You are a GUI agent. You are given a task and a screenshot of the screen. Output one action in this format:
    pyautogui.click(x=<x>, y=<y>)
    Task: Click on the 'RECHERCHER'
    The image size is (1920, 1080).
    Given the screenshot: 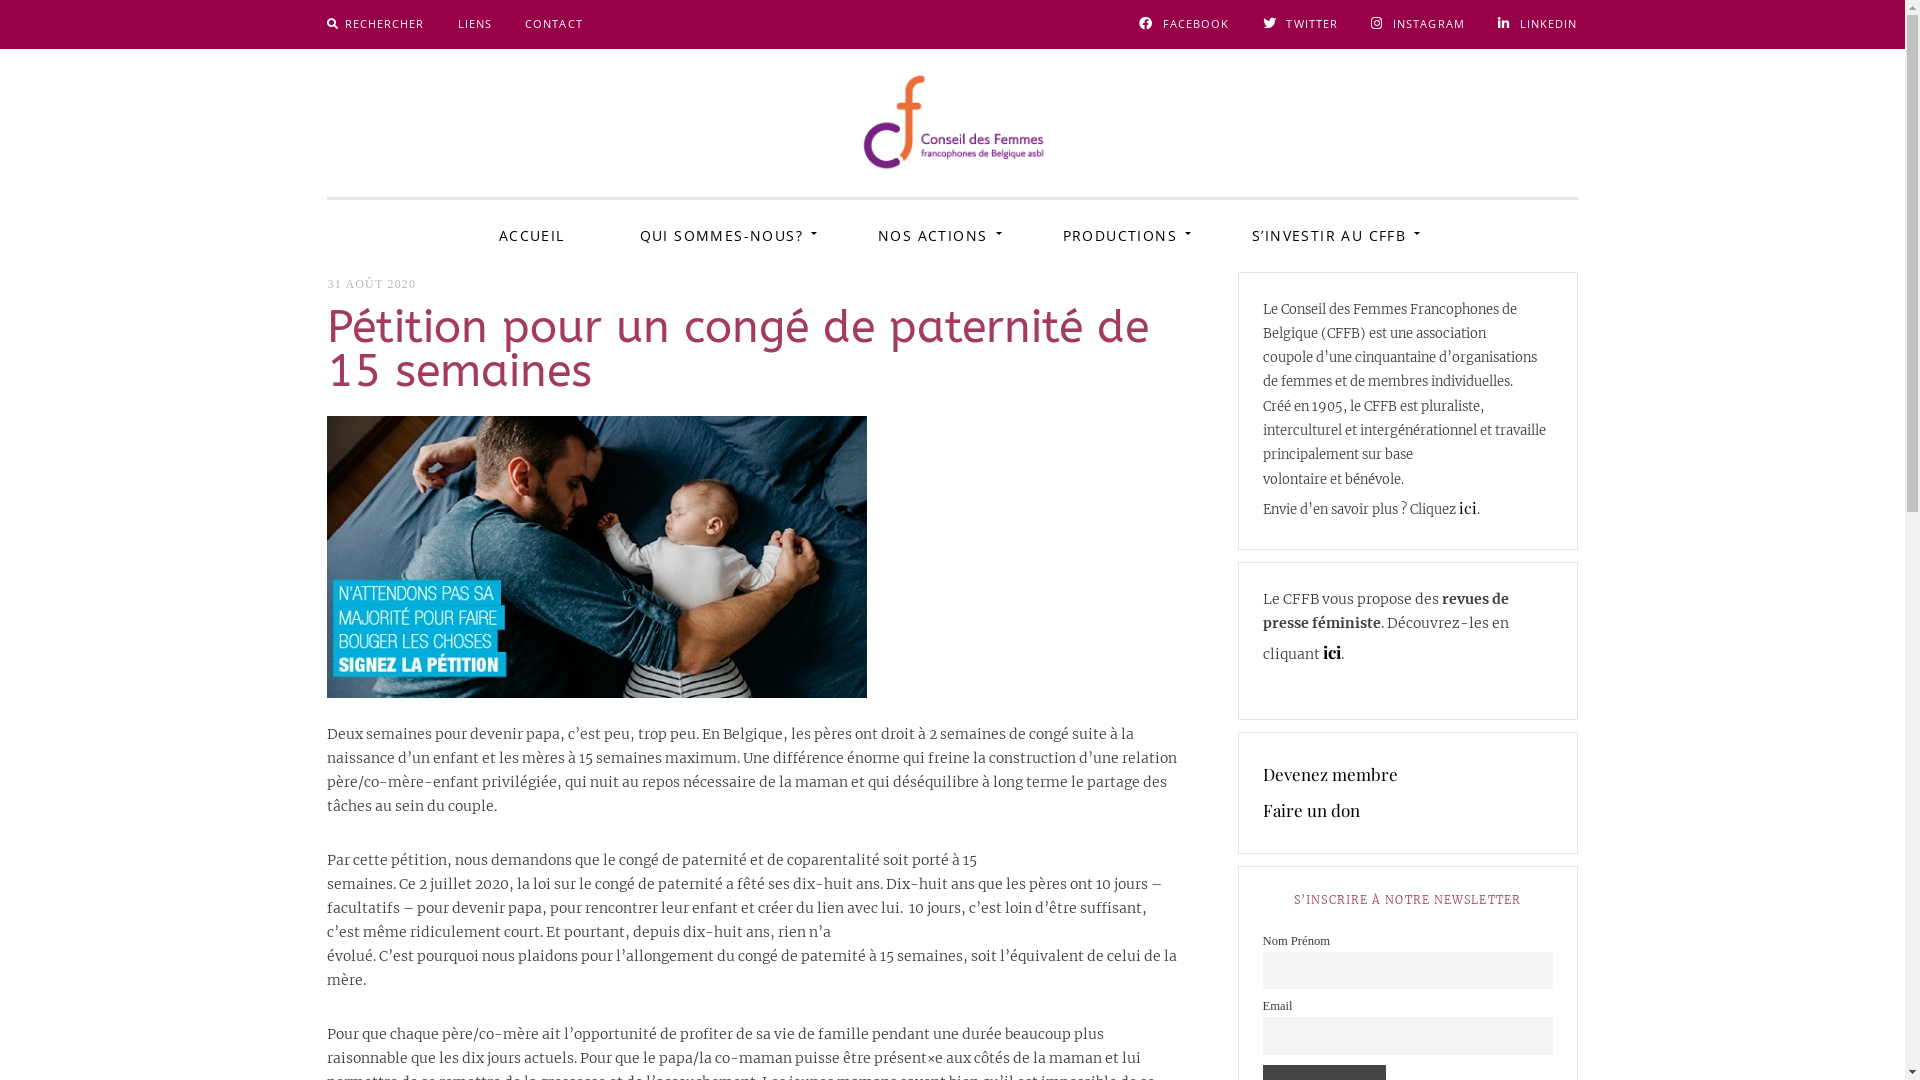 What is the action you would take?
    pyautogui.click(x=375, y=24)
    